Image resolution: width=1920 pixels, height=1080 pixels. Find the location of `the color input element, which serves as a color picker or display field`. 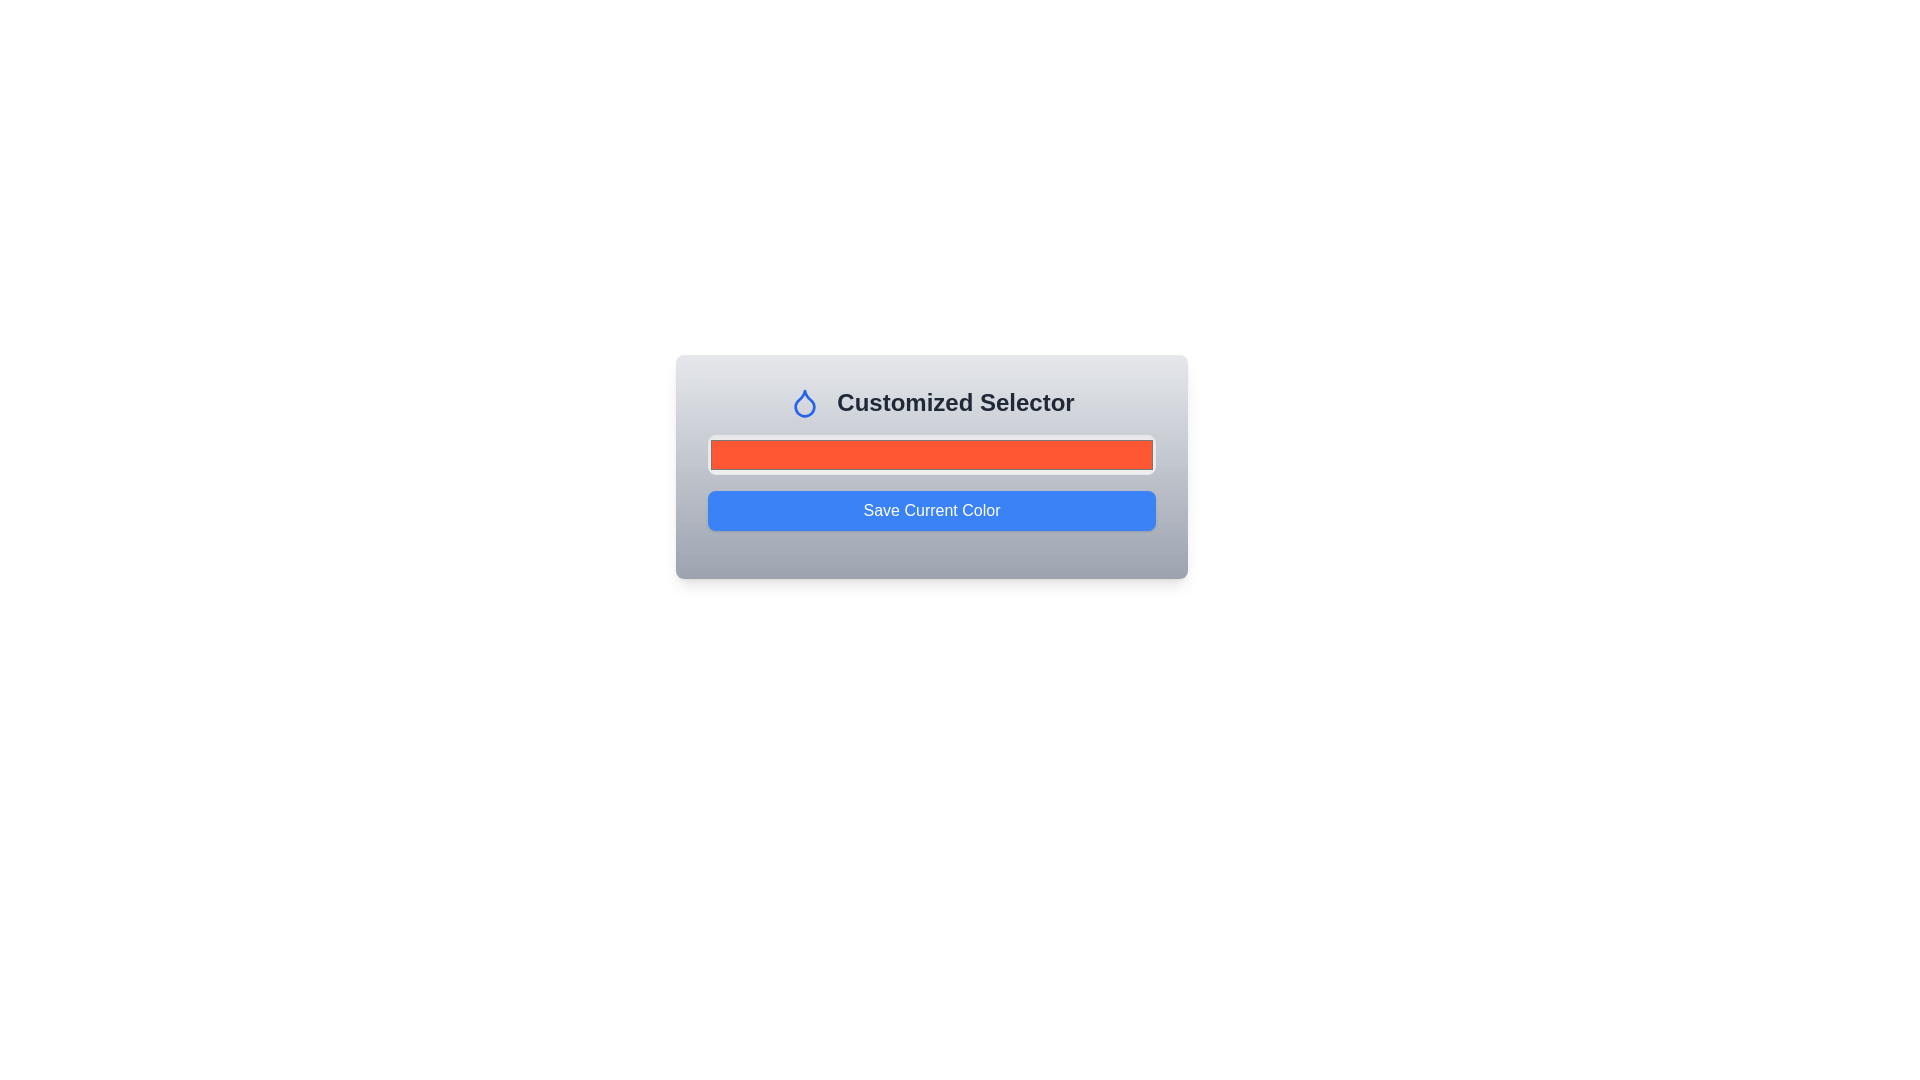

the color input element, which serves as a color picker or display field is located at coordinates (930, 455).